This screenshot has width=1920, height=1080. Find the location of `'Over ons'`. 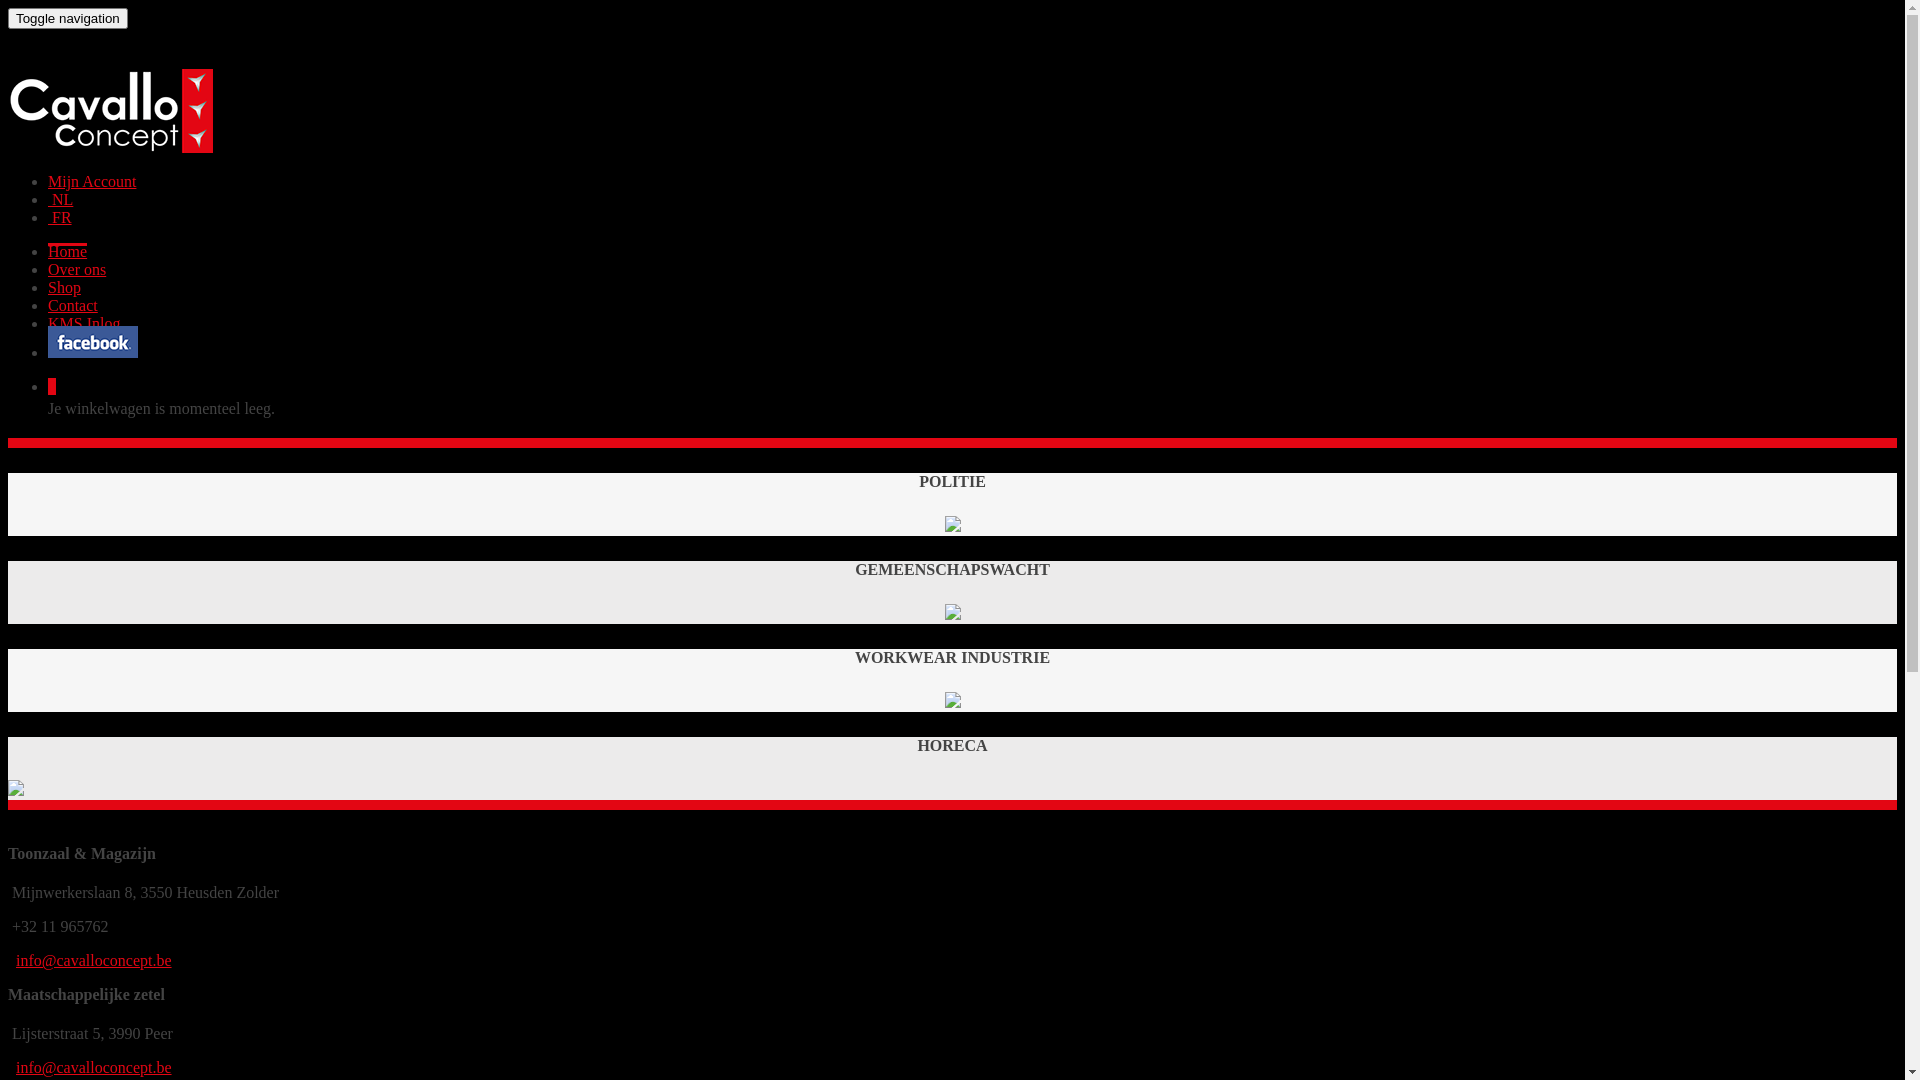

'Over ons' is located at coordinates (76, 268).